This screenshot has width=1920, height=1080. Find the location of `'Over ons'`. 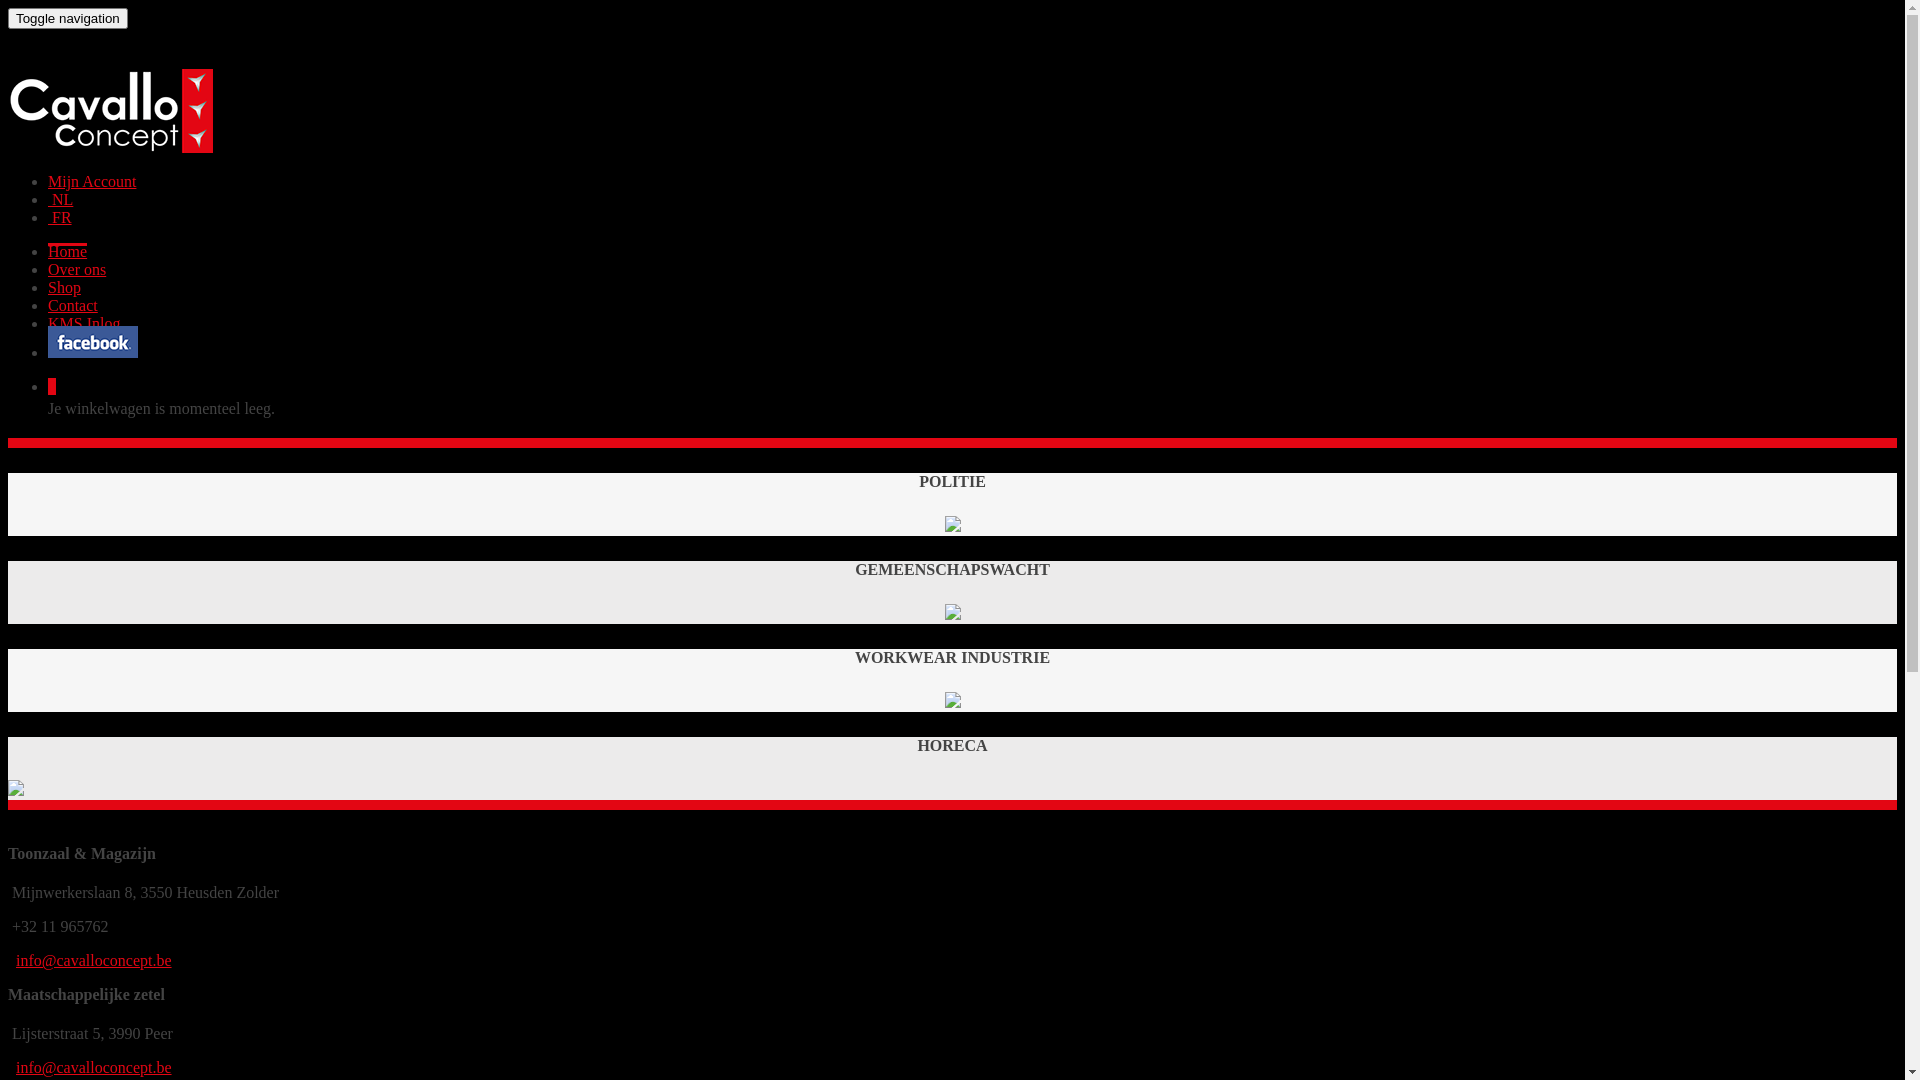

'Over ons' is located at coordinates (76, 268).